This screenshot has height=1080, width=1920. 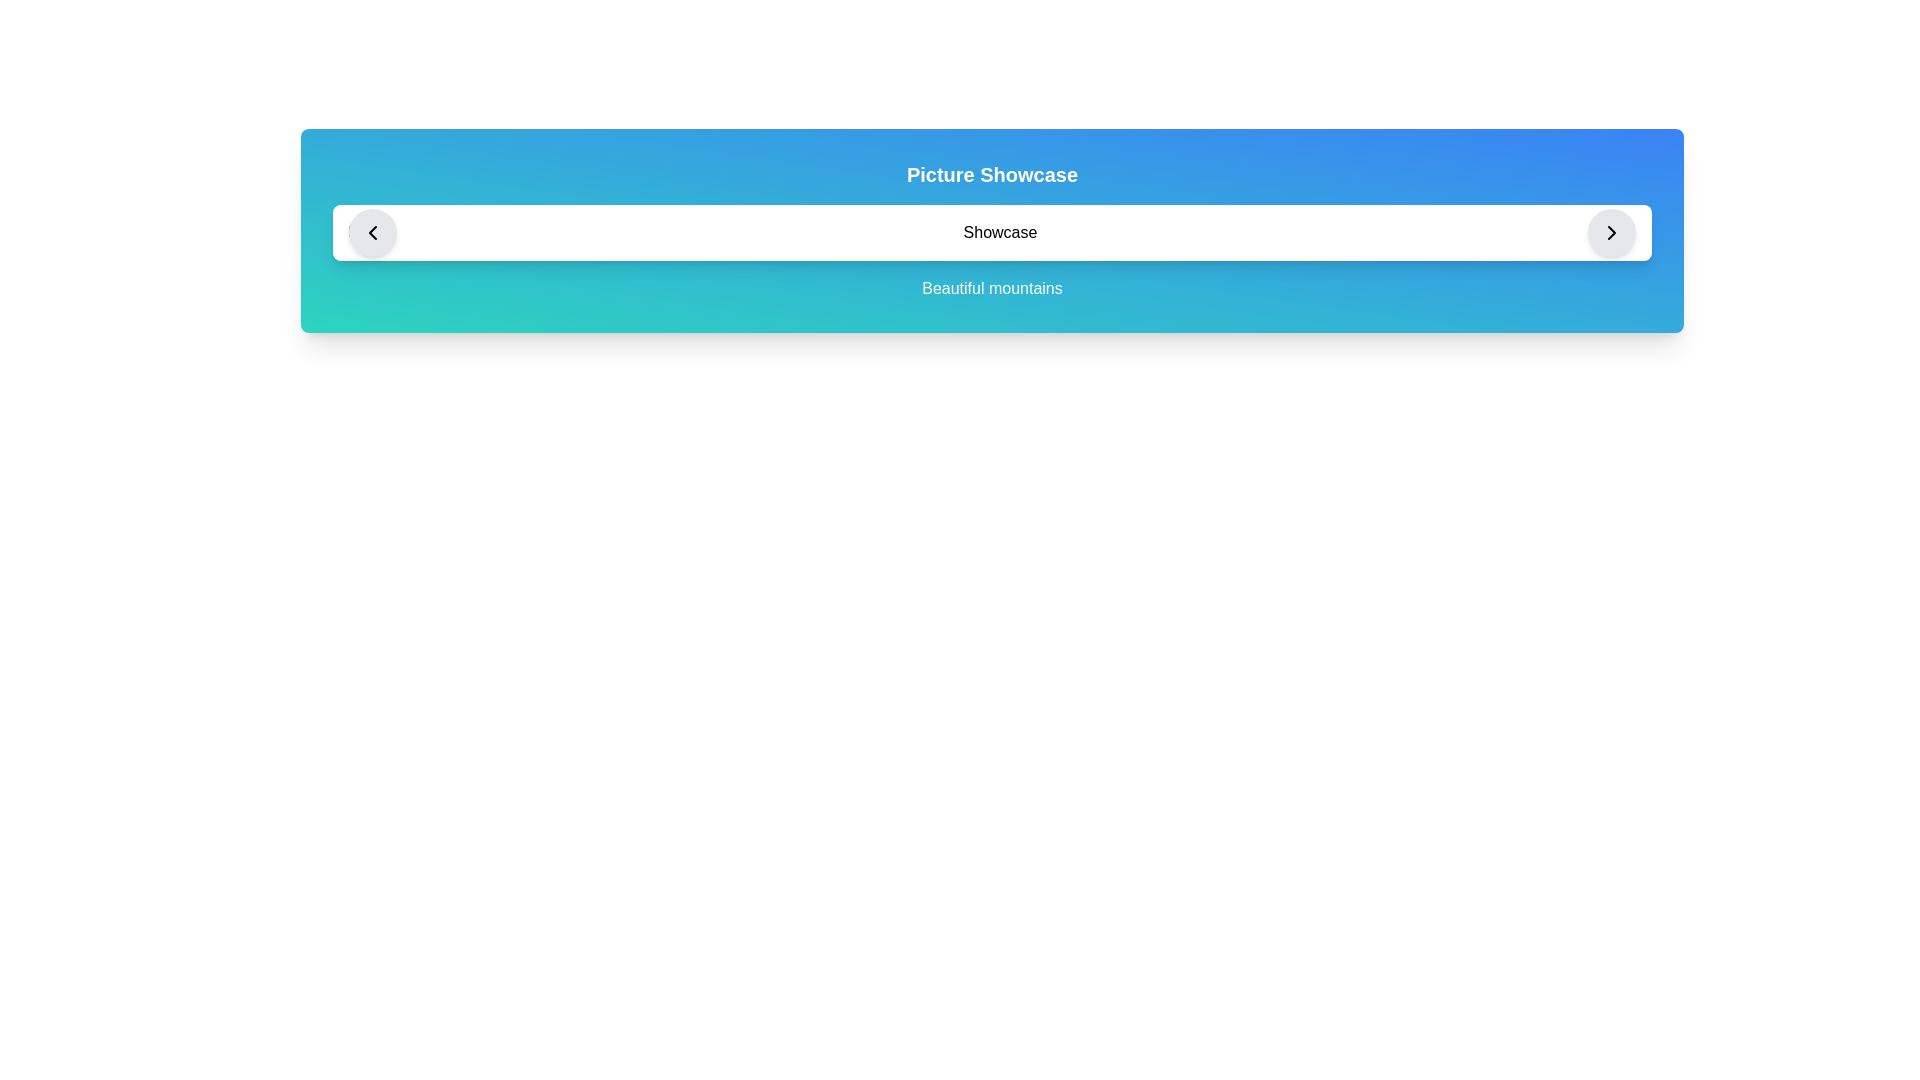 What do you see at coordinates (1612, 231) in the screenshot?
I see `the rightward-pointing chevron icon button with a minimalistic design, which is located on the right end of the navigation bar` at bounding box center [1612, 231].